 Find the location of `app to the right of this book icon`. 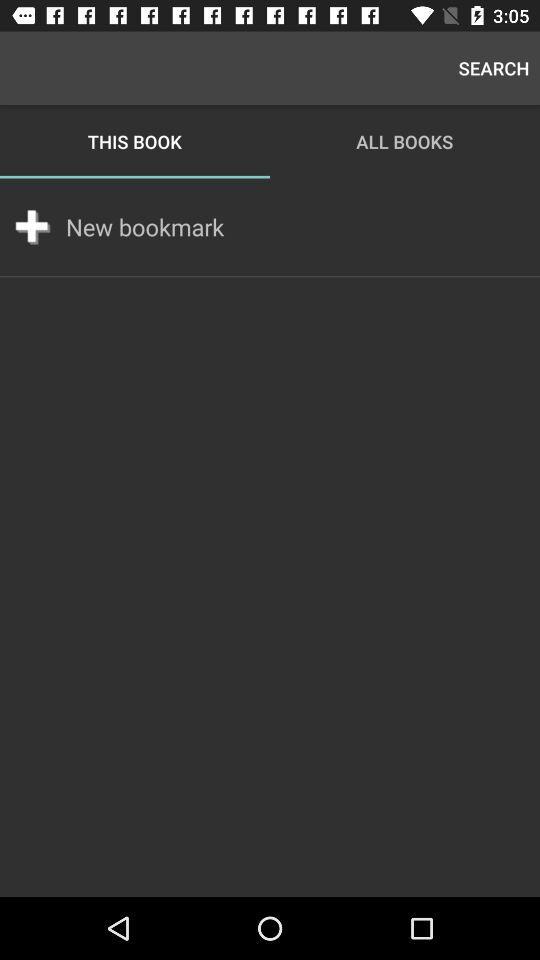

app to the right of this book icon is located at coordinates (493, 68).